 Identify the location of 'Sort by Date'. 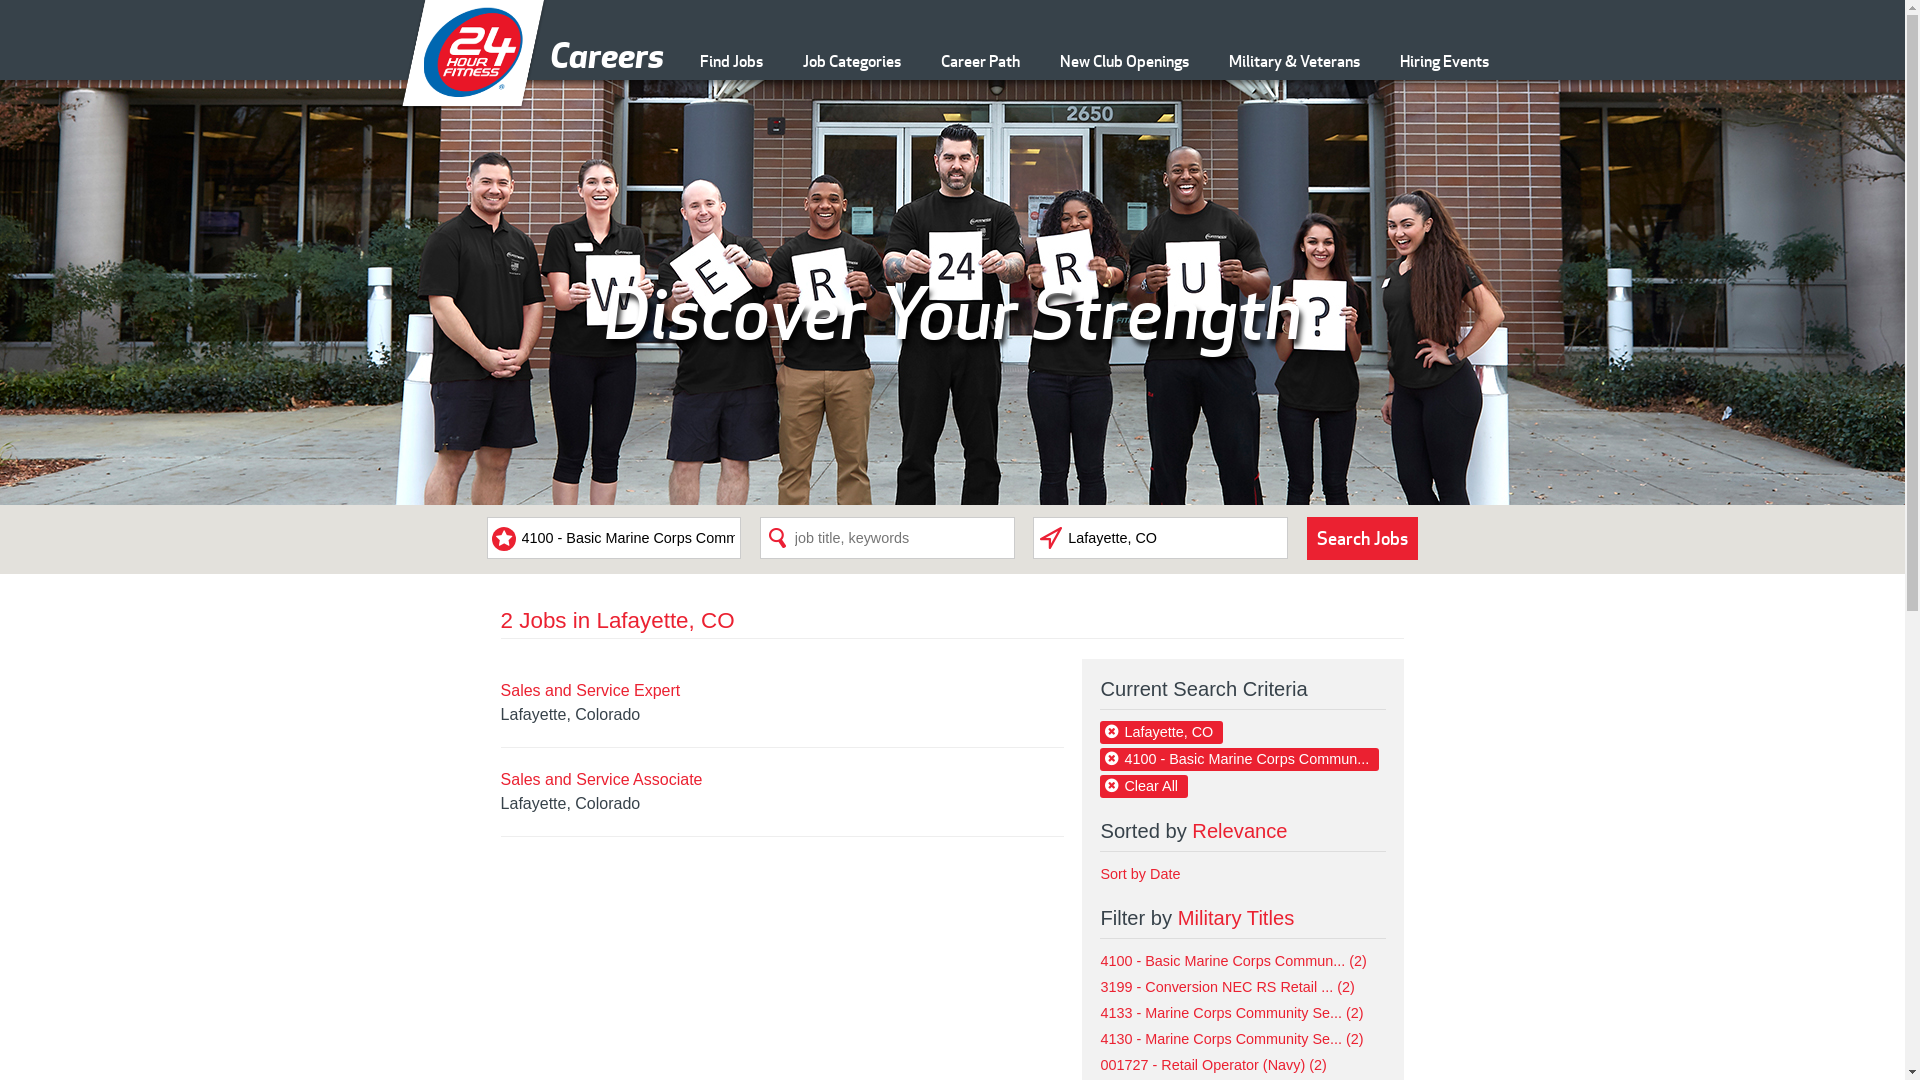
(1140, 873).